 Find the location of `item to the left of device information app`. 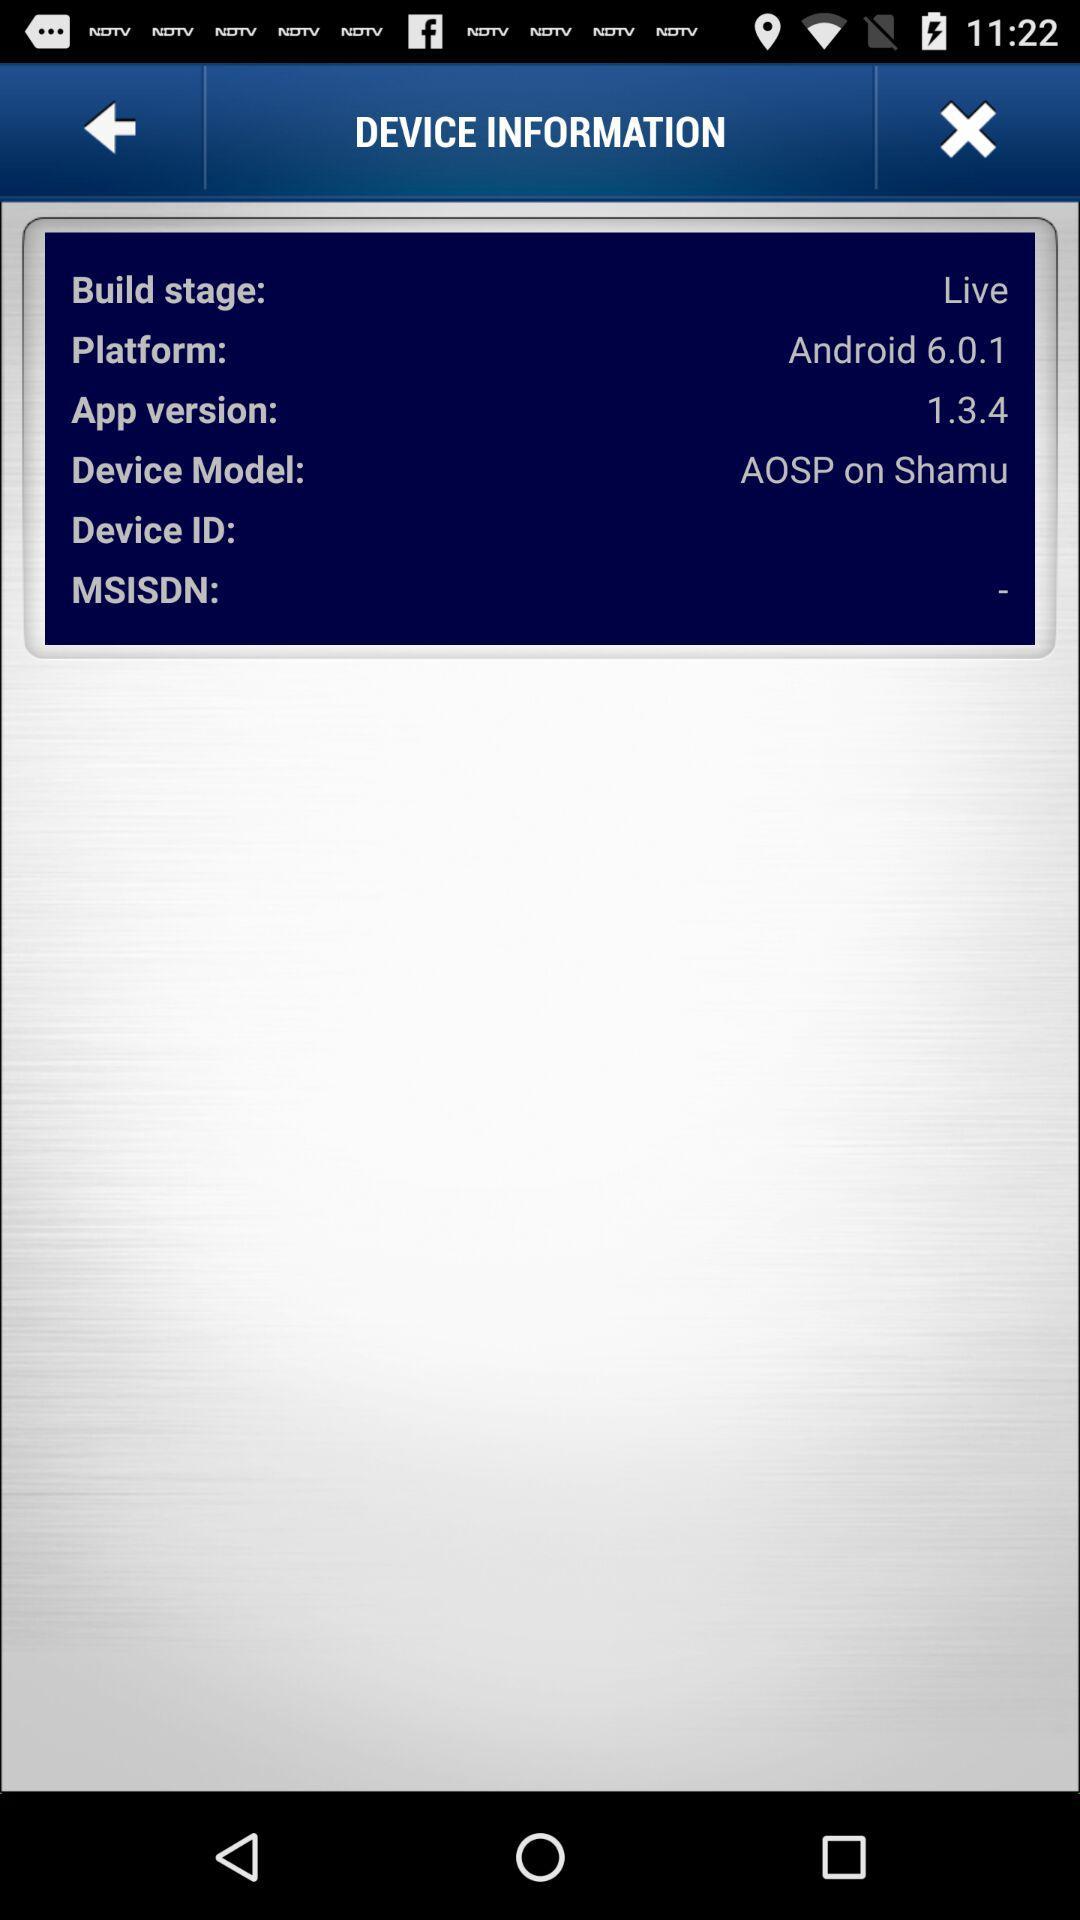

item to the left of device information app is located at coordinates (114, 129).